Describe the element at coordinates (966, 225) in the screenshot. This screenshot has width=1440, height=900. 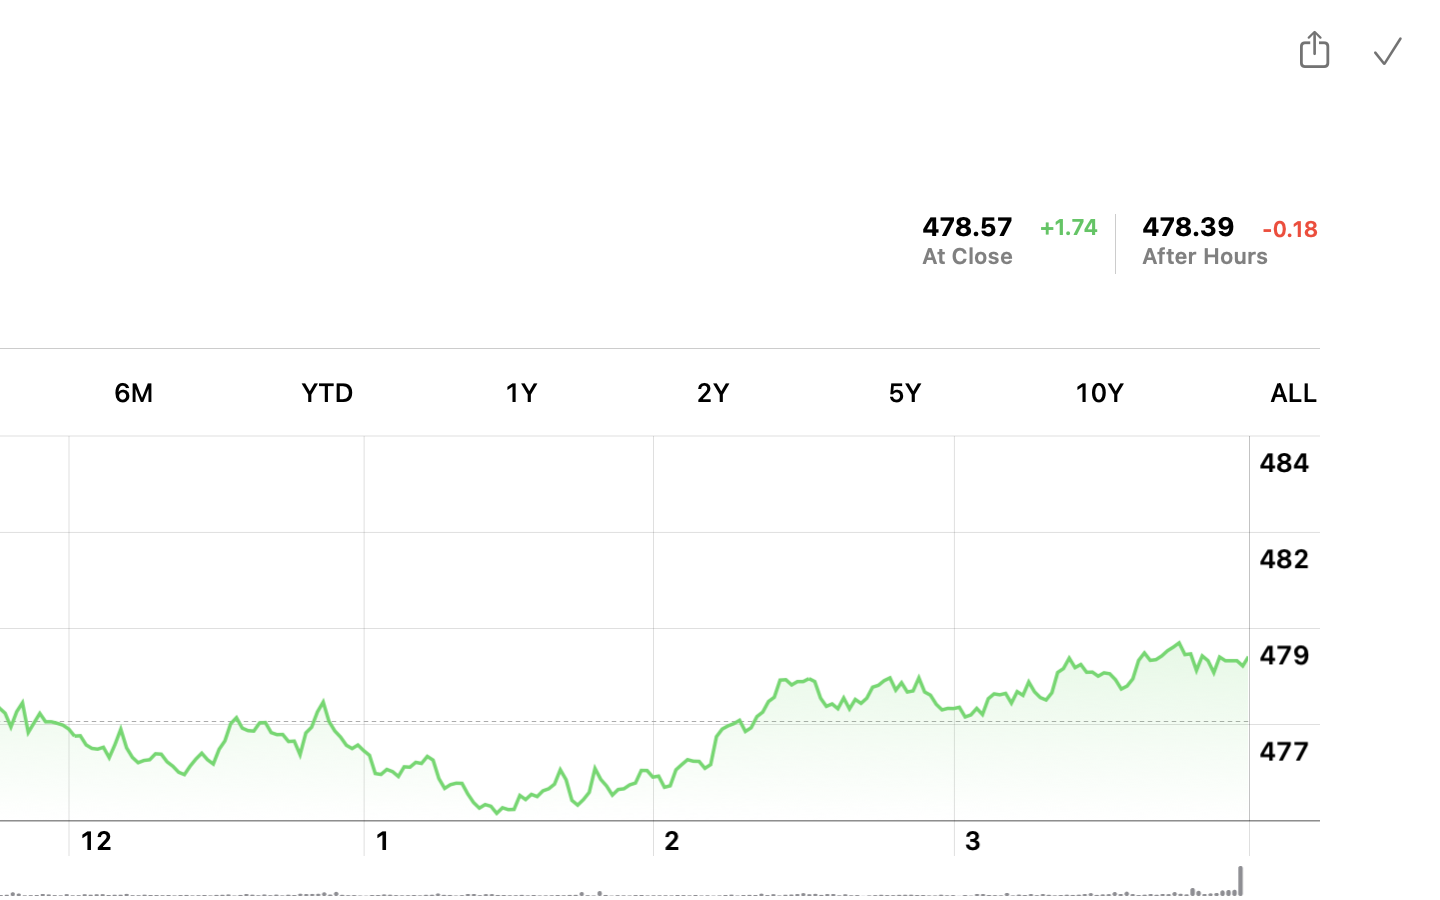
I see `'478.57, change, up 1.74 points'` at that location.